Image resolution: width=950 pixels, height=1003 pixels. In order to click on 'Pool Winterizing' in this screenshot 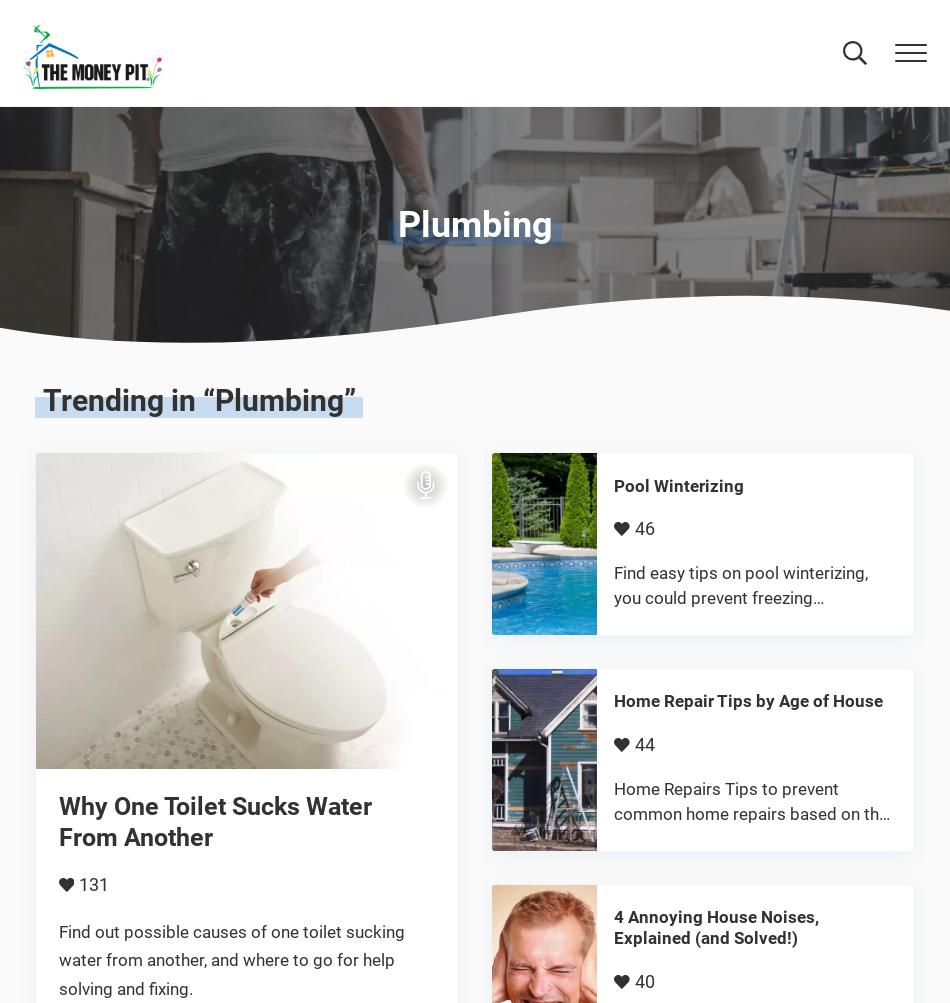, I will do `click(678, 484)`.